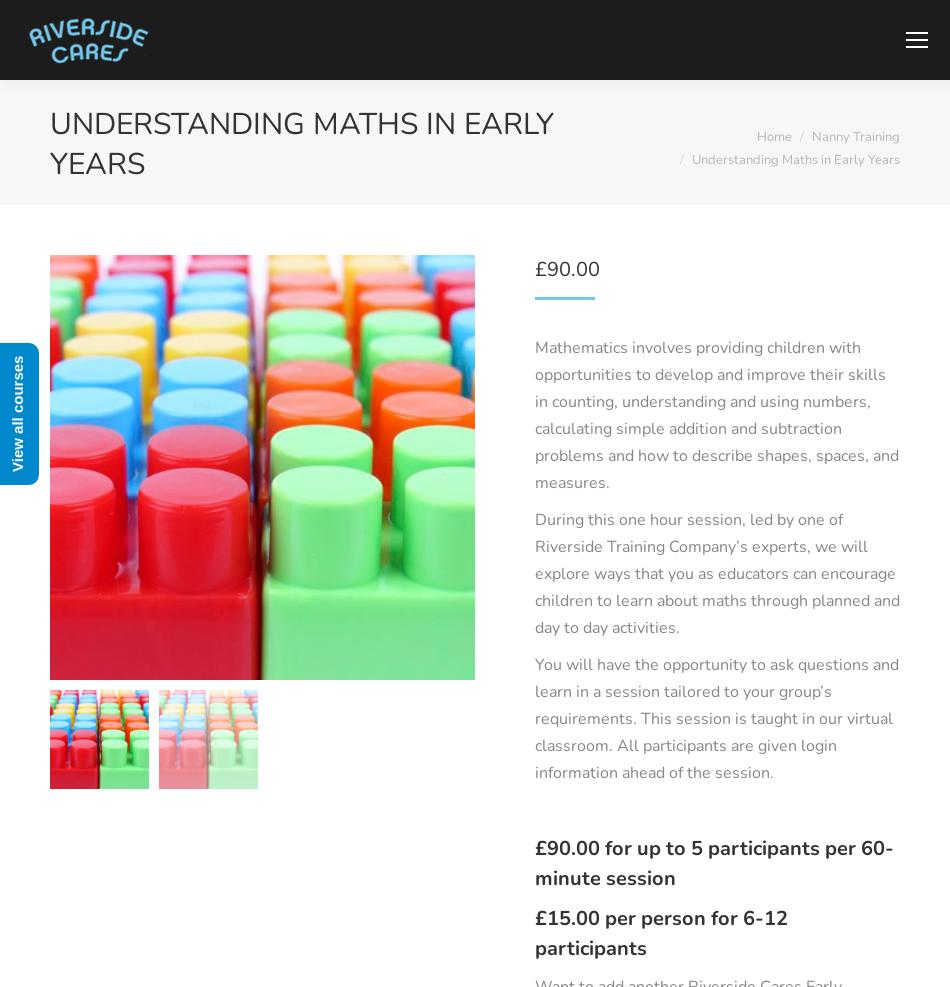 The image size is (950, 987). I want to click on 'Home', so click(773, 136).